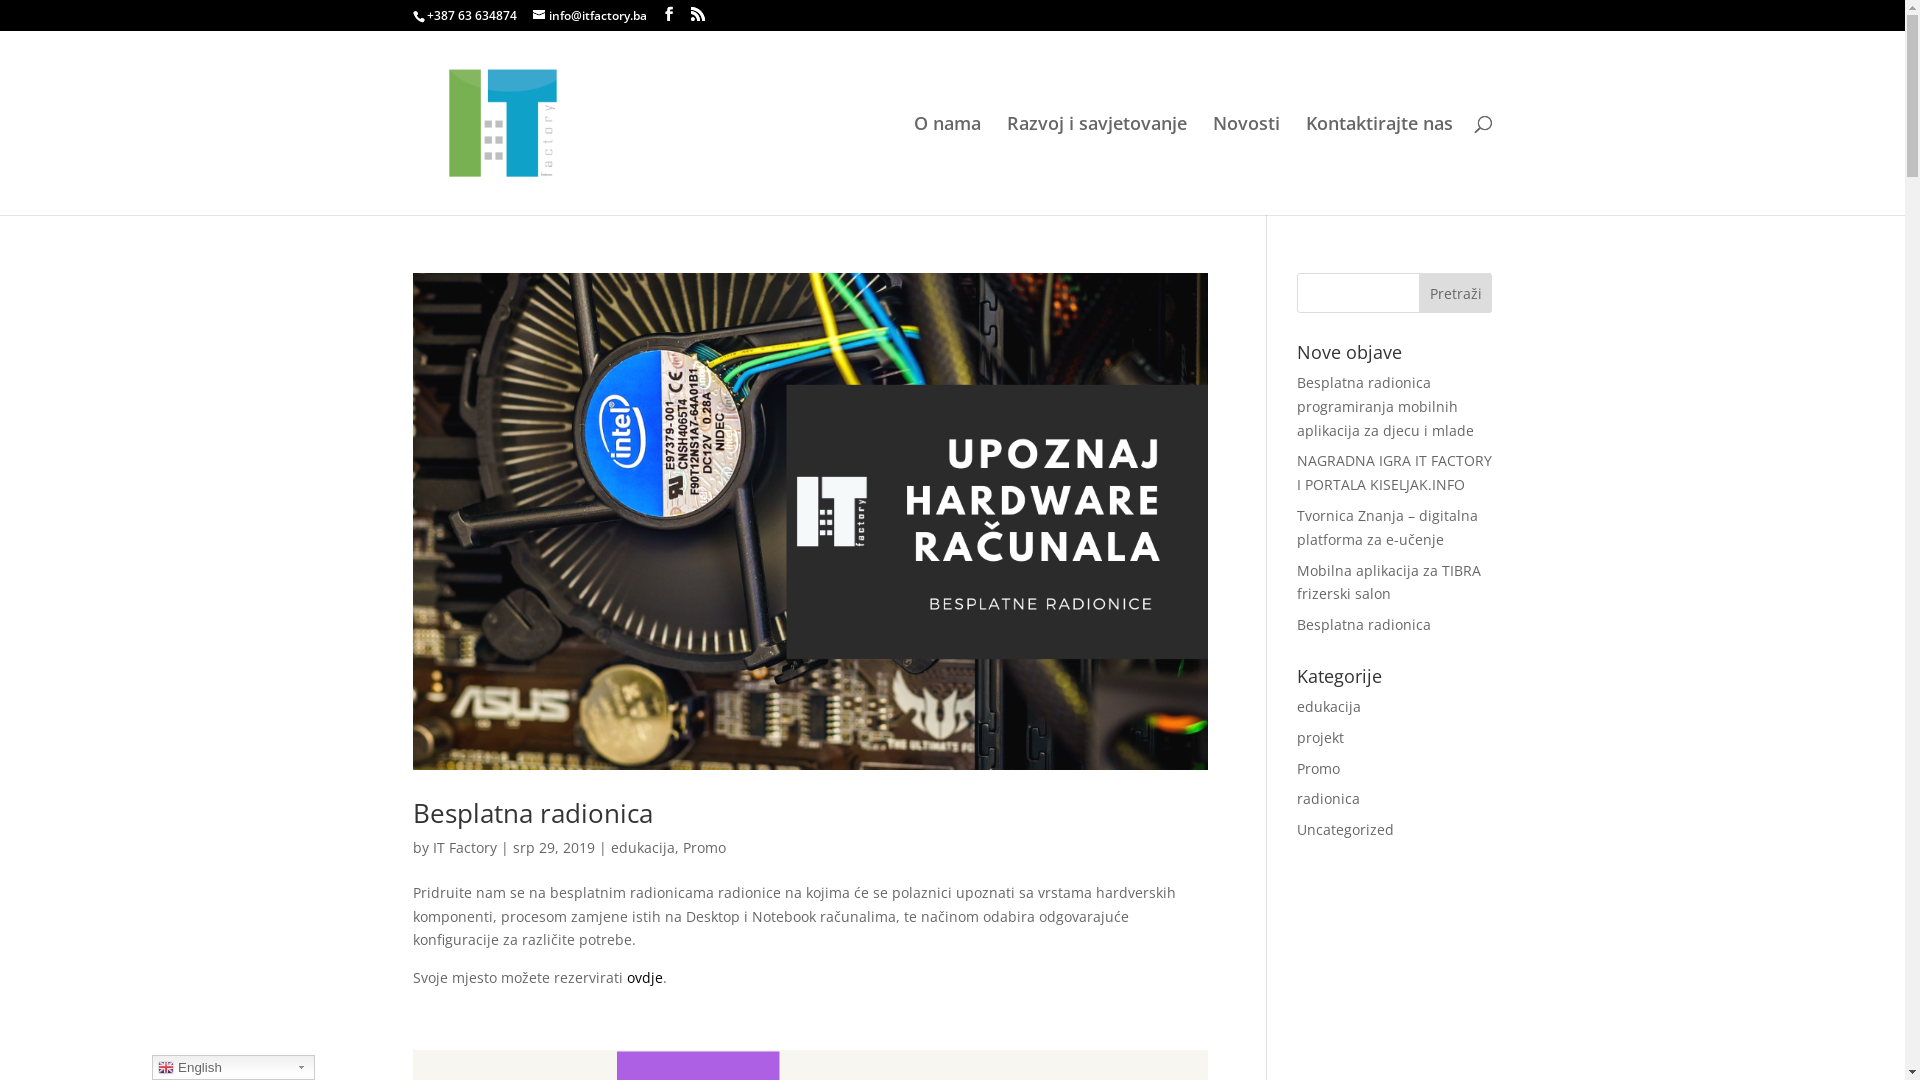  I want to click on 'edukacija', so click(642, 847).